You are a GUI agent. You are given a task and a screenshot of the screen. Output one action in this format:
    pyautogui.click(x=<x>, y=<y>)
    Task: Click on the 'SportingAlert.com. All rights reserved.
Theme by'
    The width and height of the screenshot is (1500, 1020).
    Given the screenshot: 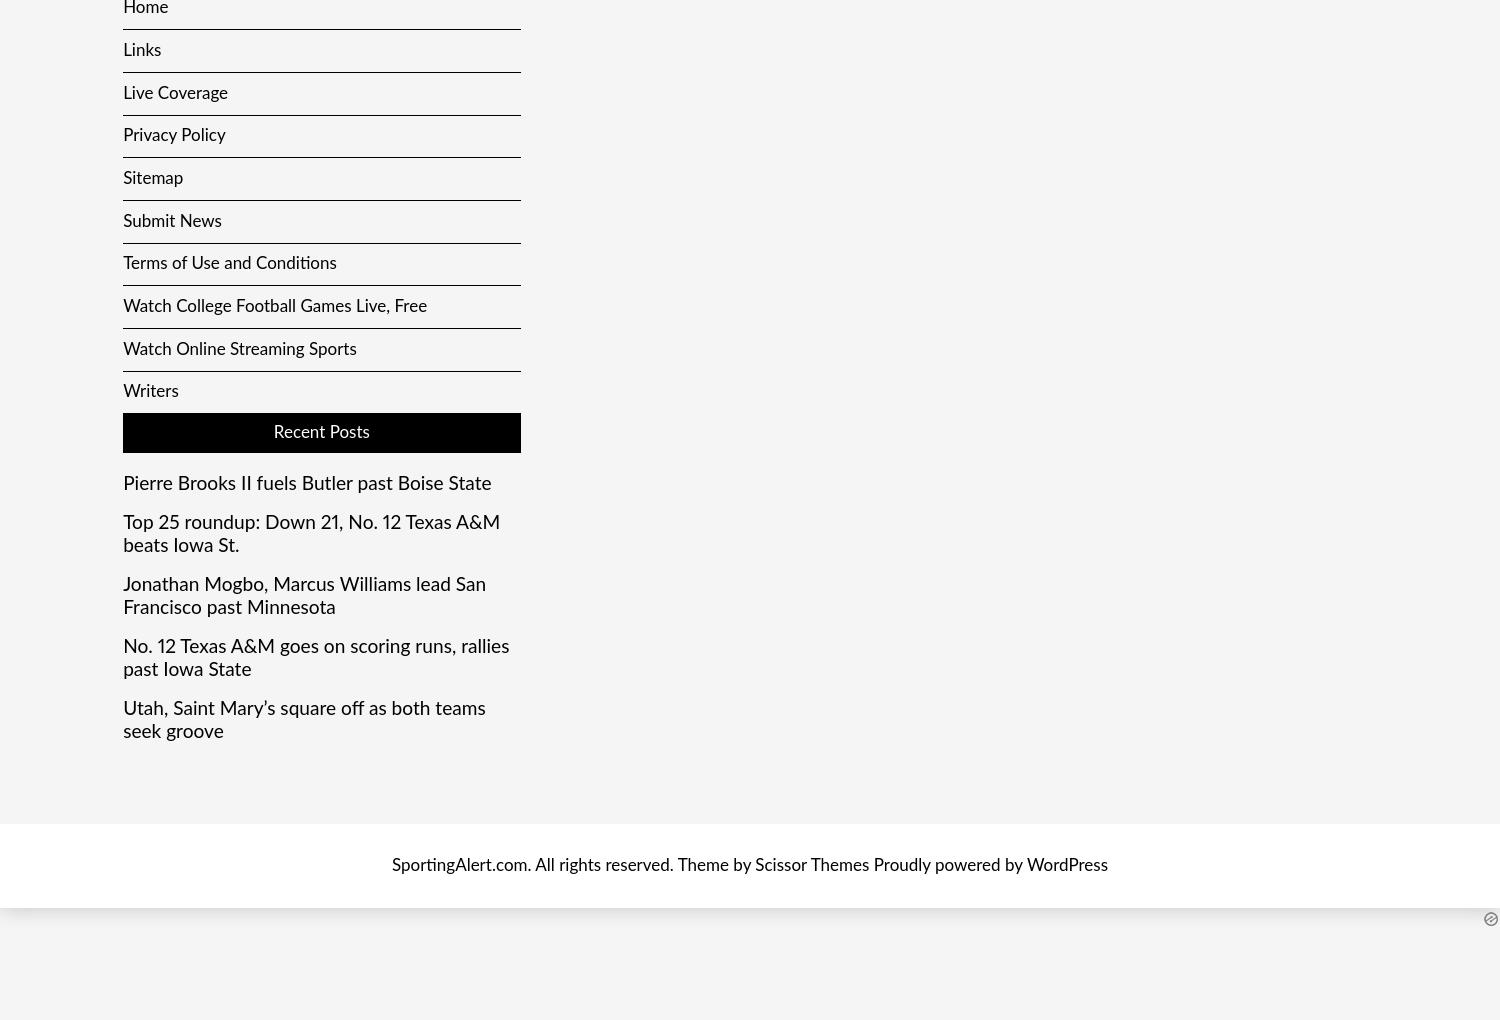 What is the action you would take?
    pyautogui.click(x=572, y=864)
    